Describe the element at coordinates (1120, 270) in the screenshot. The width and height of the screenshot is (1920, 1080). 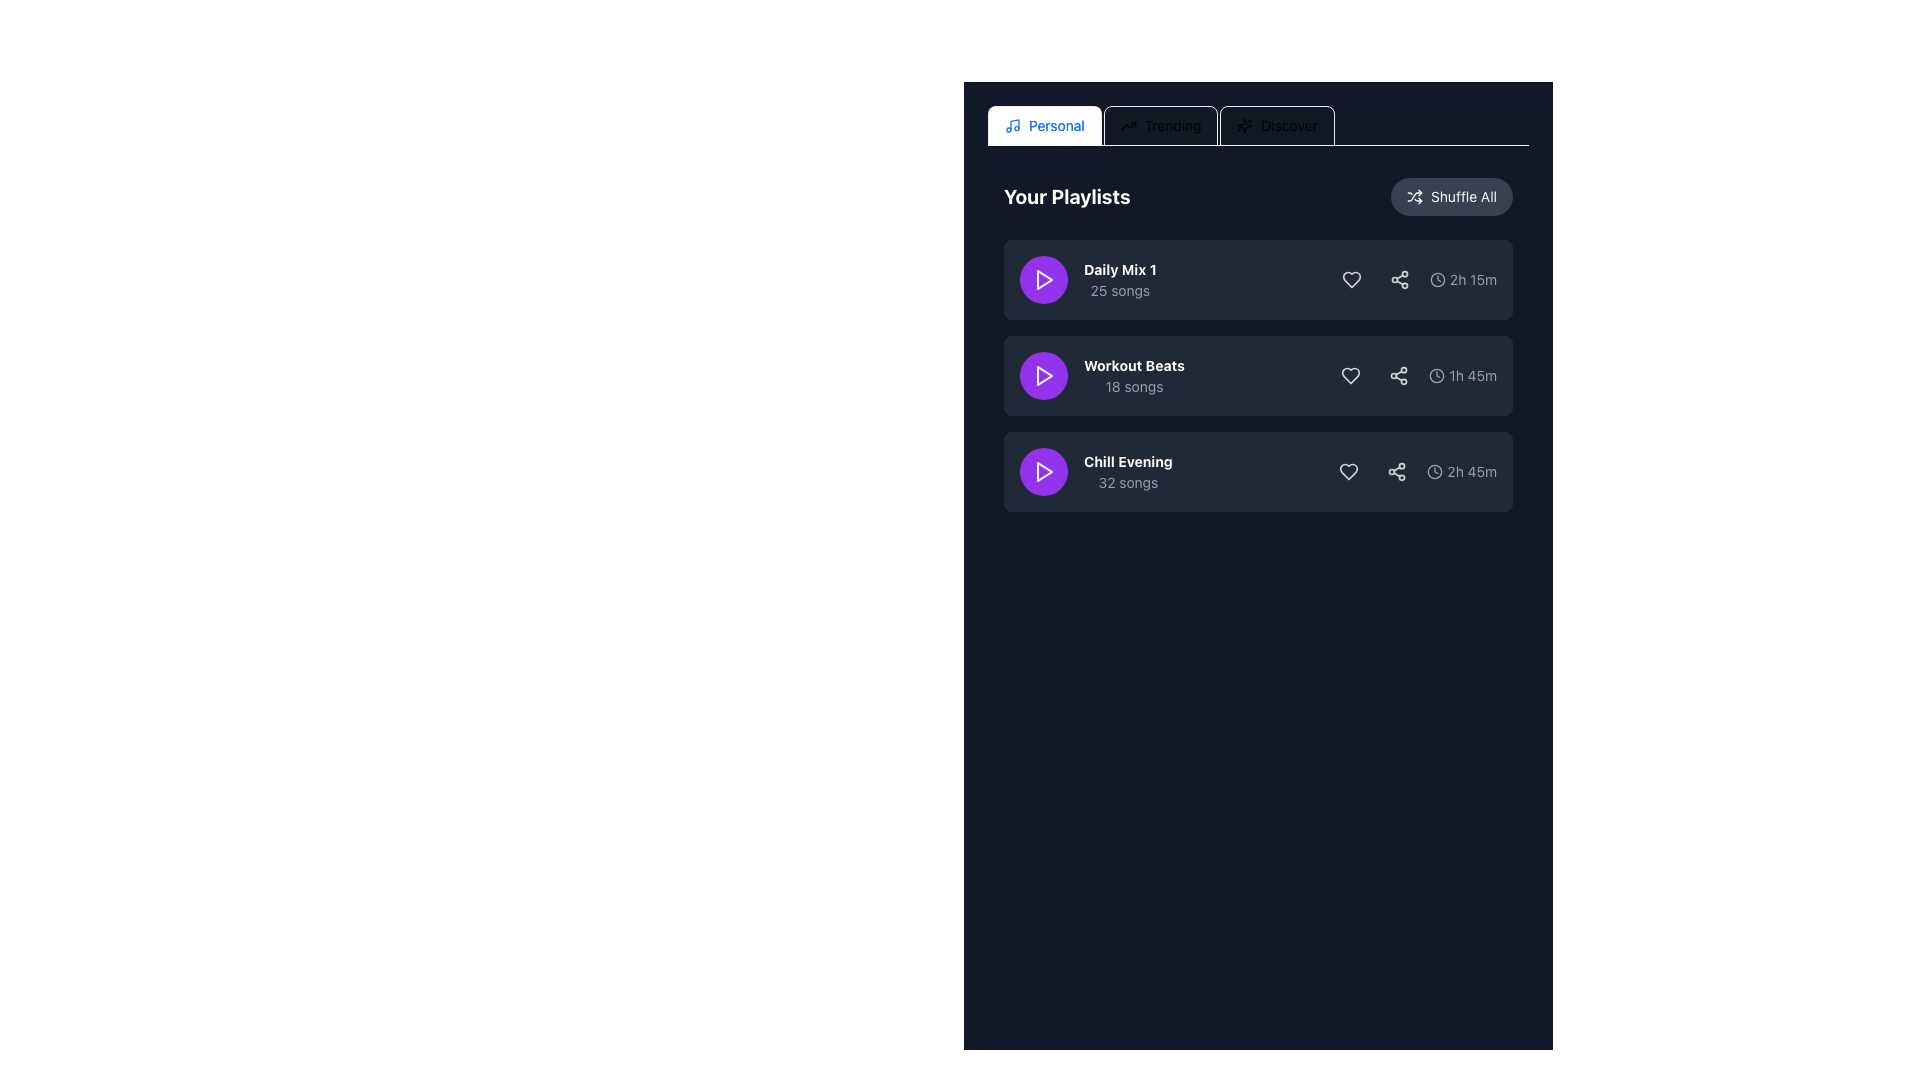
I see `text label displaying the title of the playlist, positioned to the right of the play button and above the '25 songs' text under 'Your Playlists'` at that location.